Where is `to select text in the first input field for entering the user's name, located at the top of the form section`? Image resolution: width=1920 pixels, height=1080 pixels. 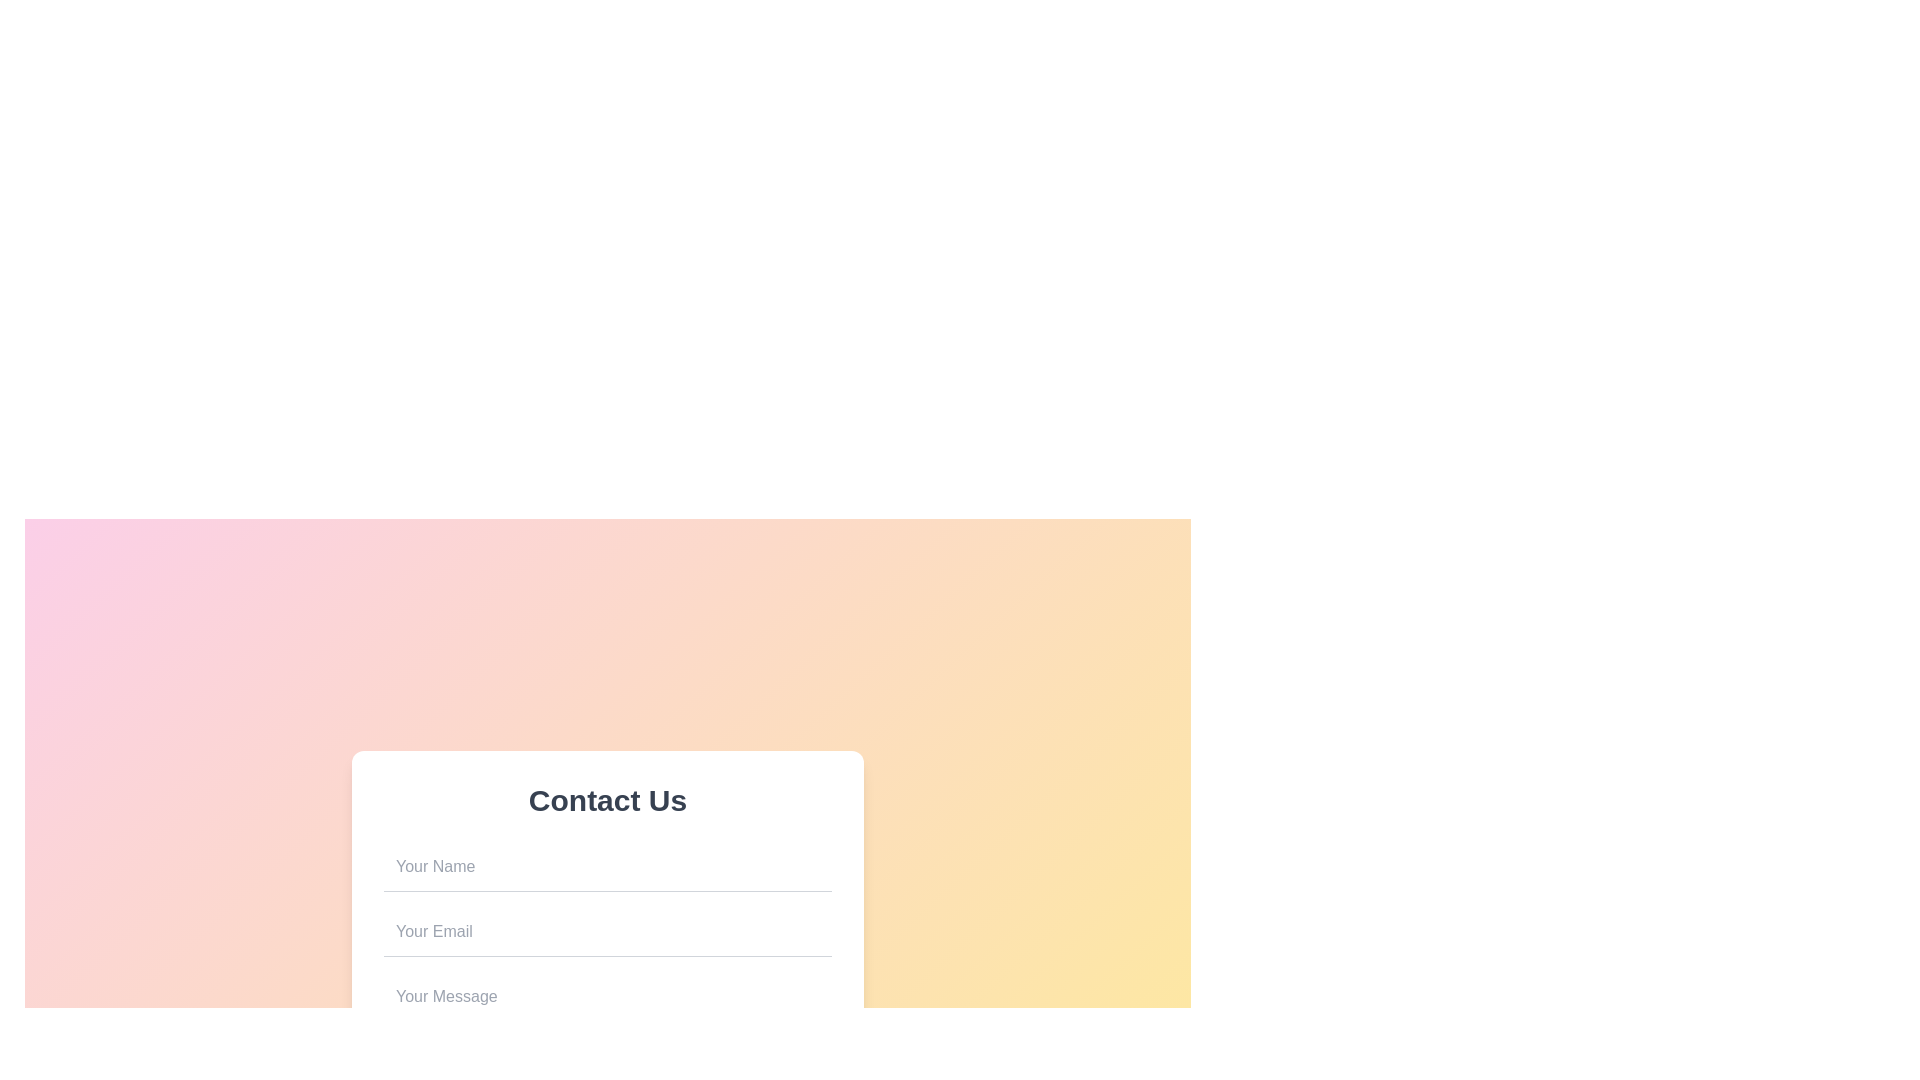
to select text in the first input field for entering the user's name, located at the top of the form section is located at coordinates (607, 866).